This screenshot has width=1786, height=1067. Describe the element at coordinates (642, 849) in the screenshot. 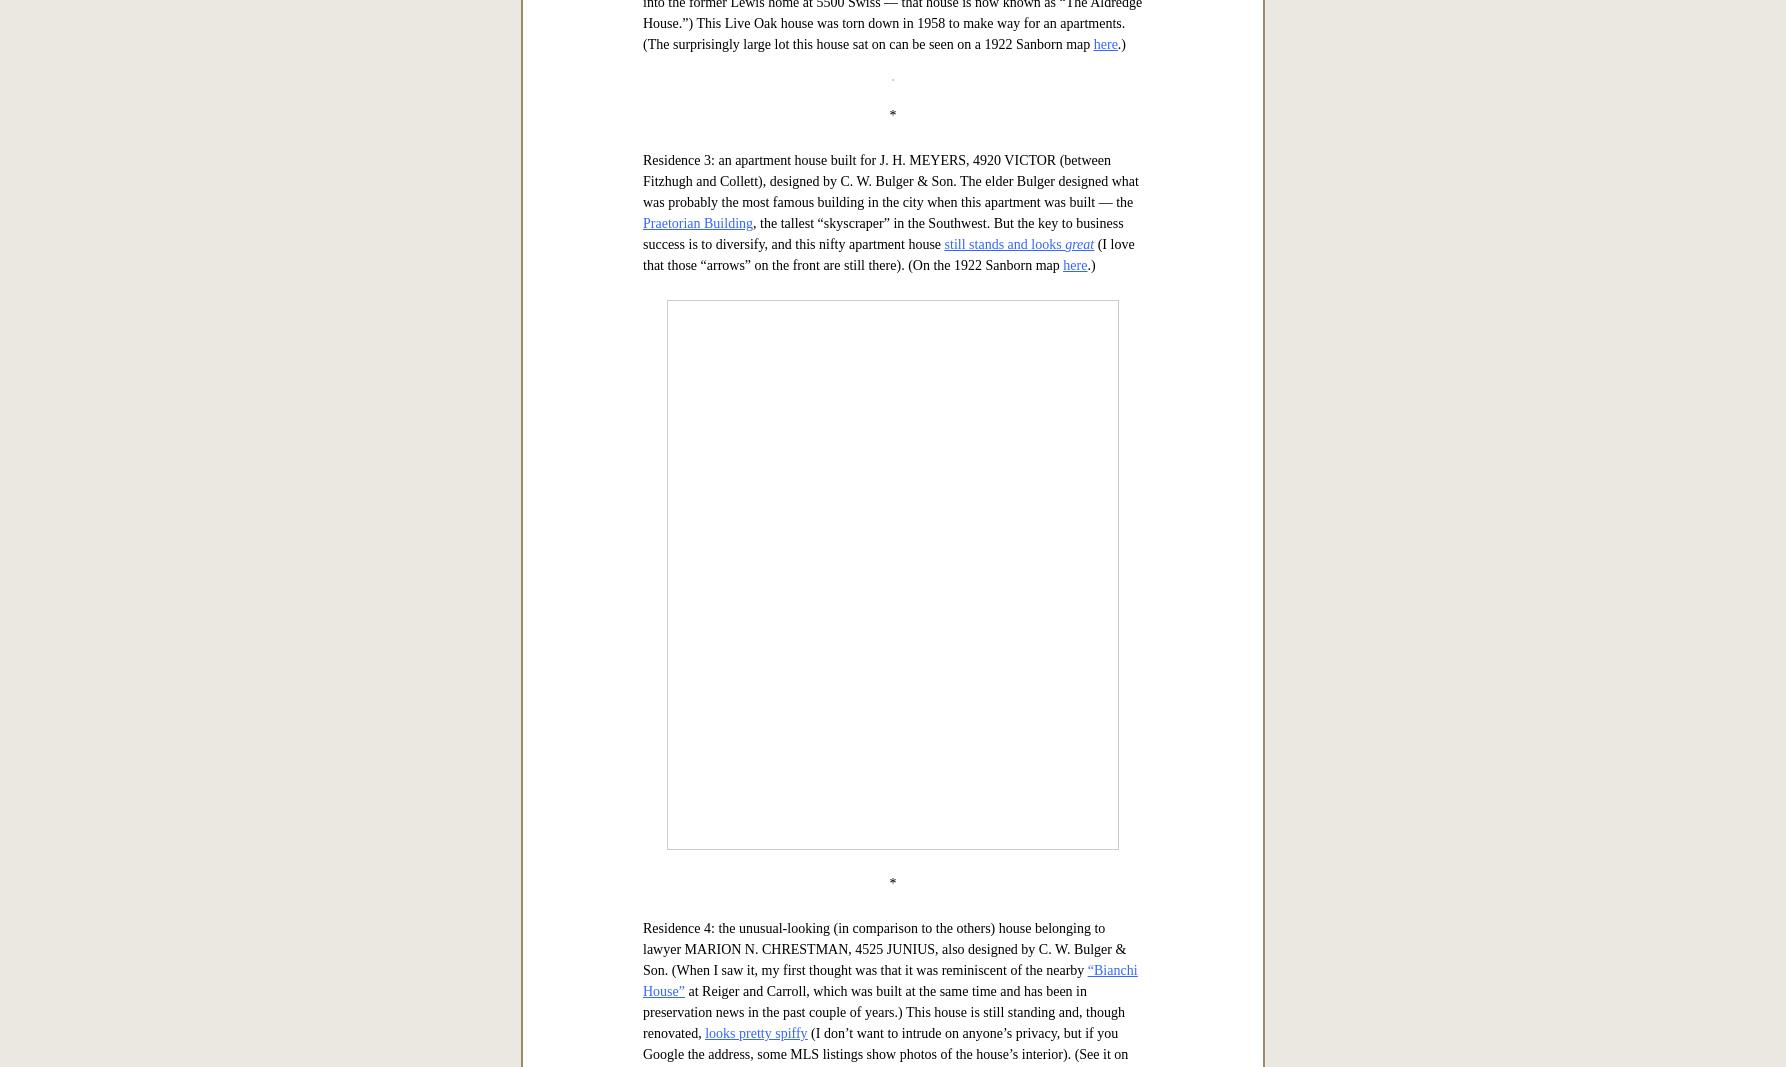

I see `'Praetorian Building'` at that location.